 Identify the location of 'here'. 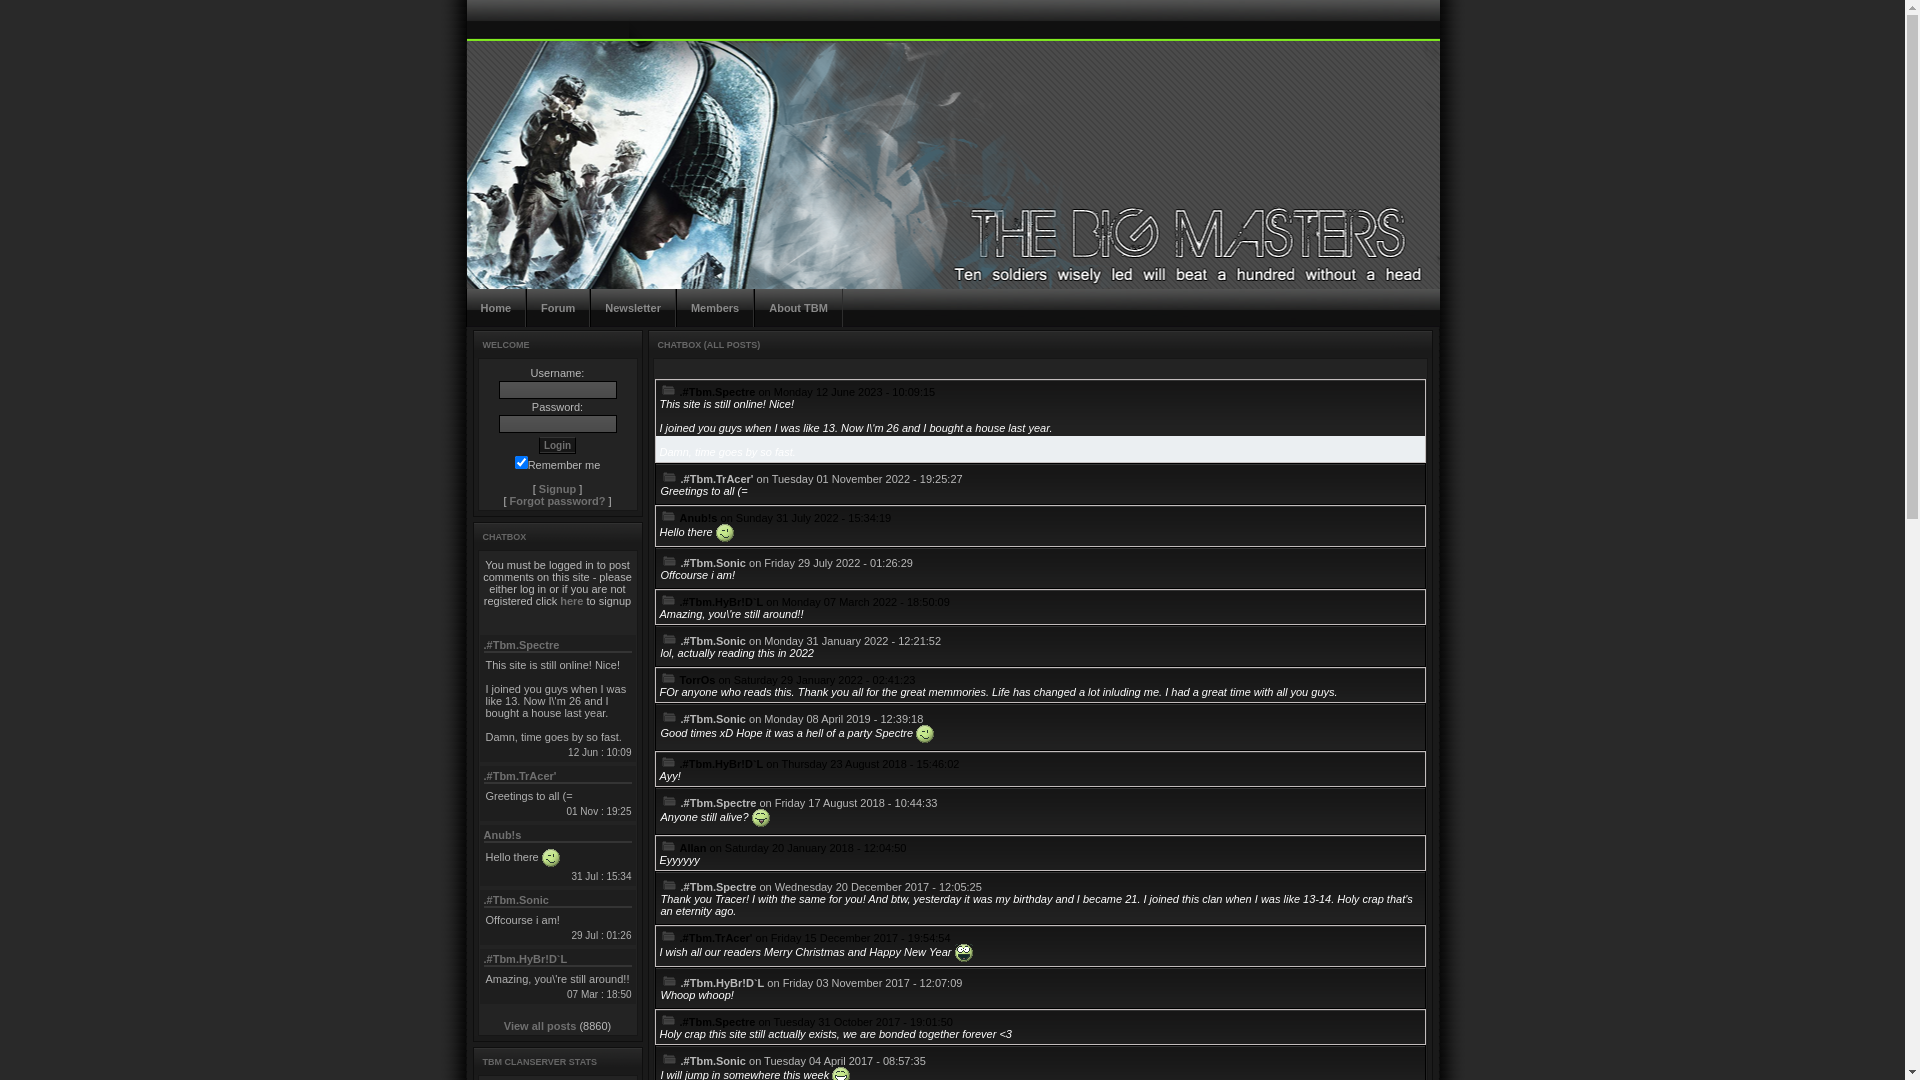
(570, 600).